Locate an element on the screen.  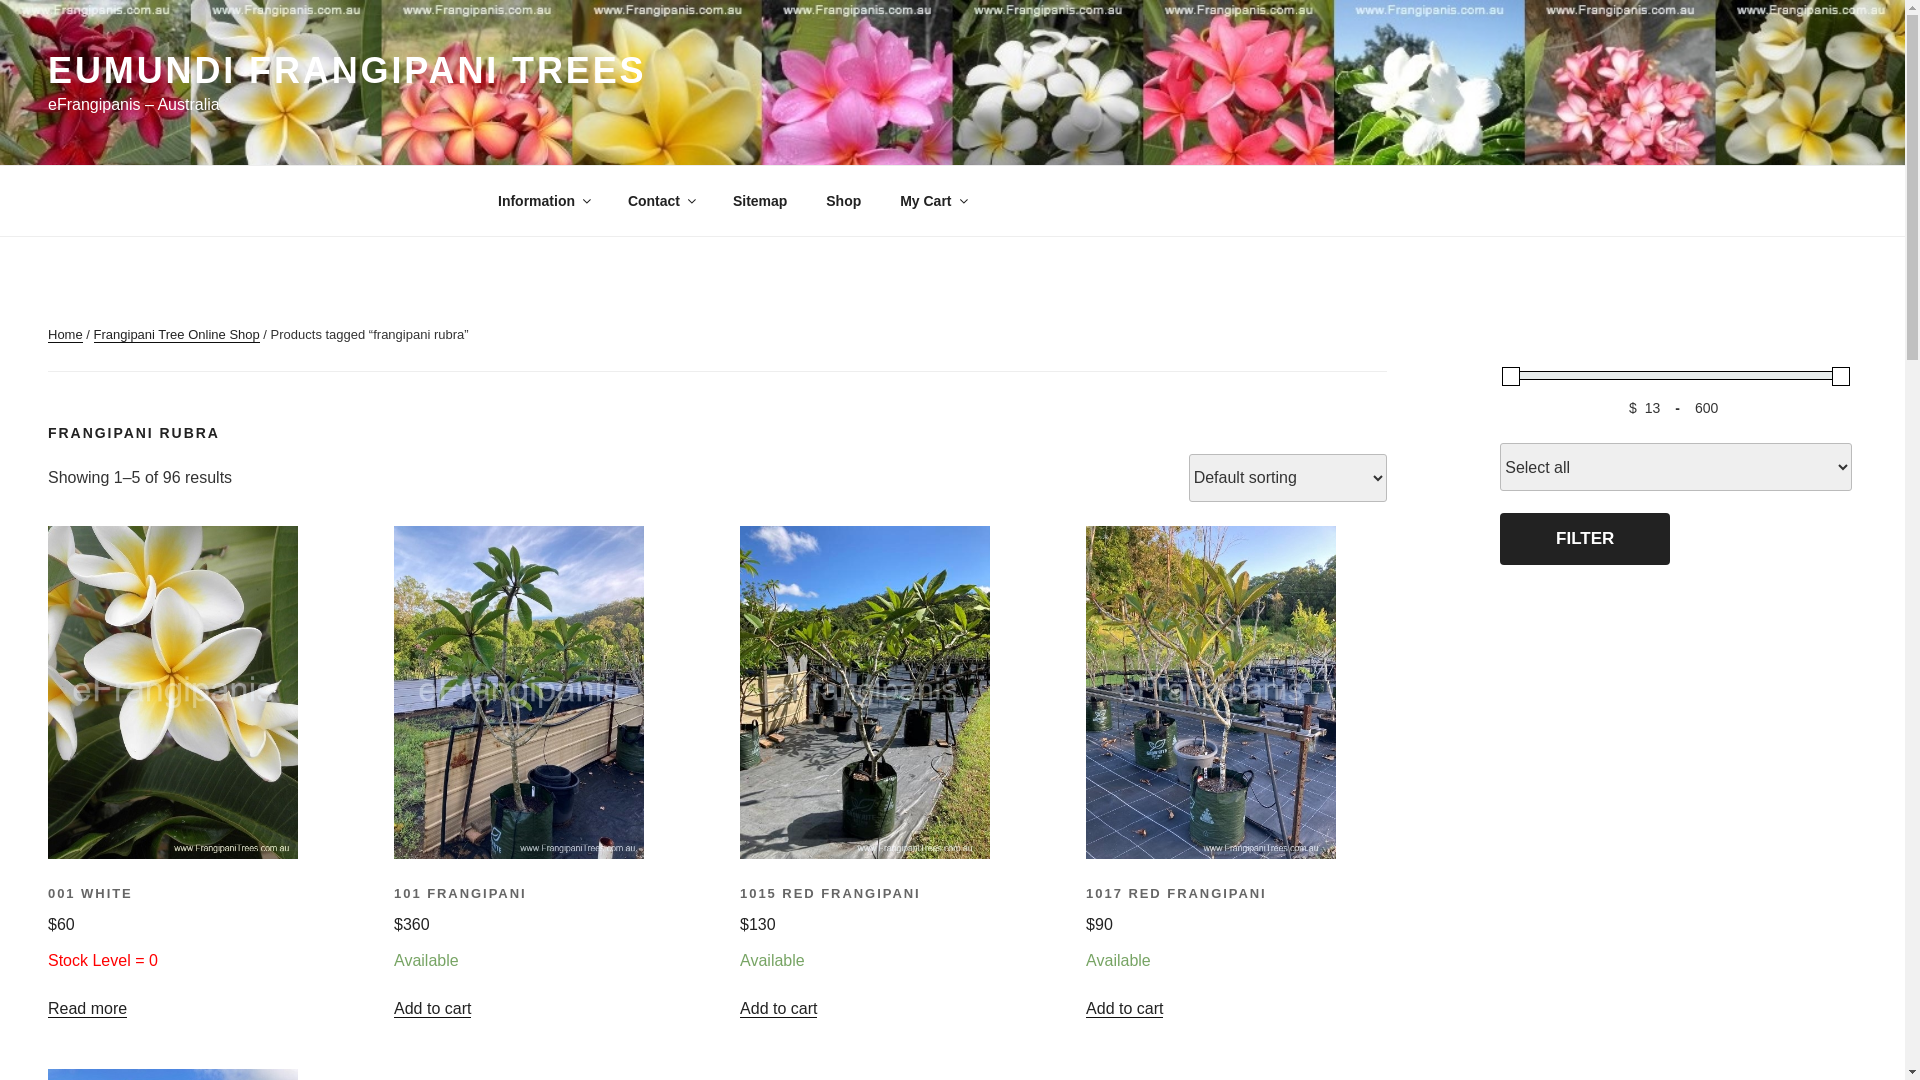
'Add to cart' is located at coordinates (431, 1008).